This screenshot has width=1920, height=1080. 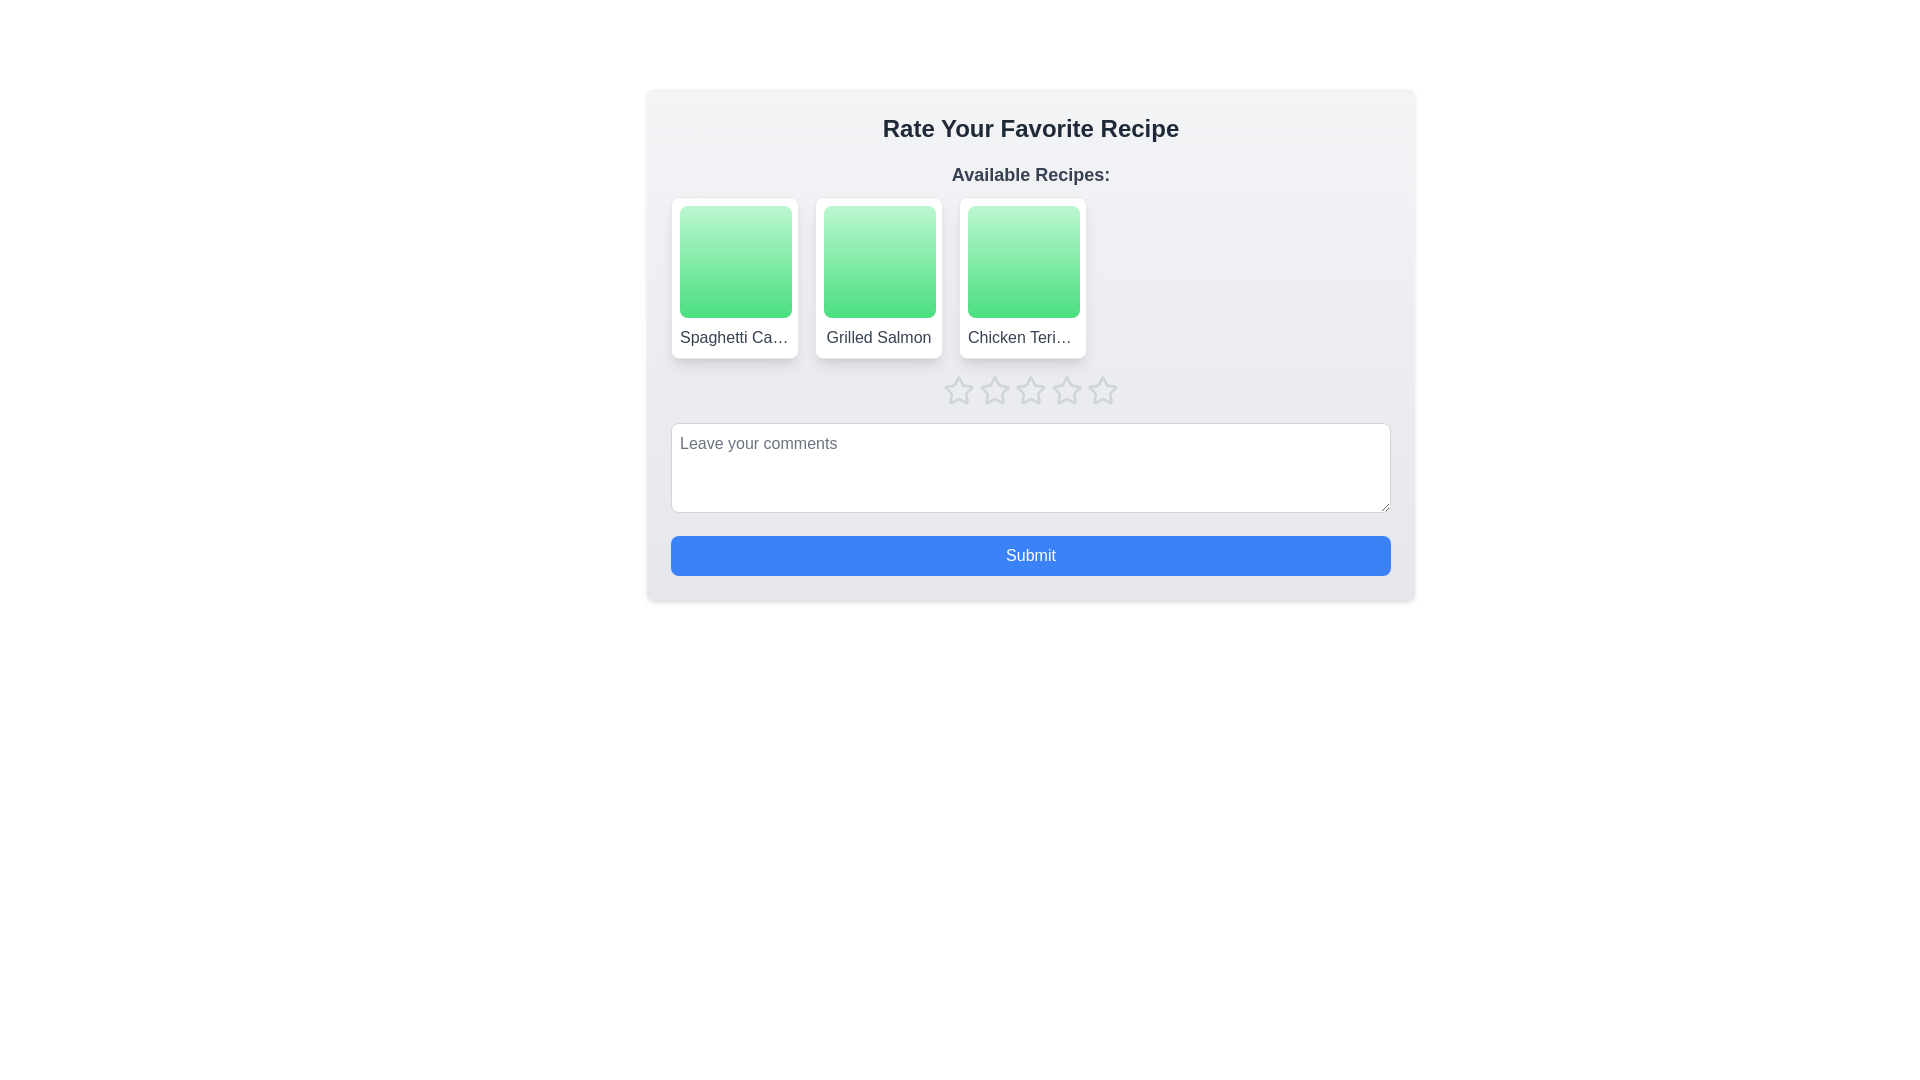 I want to click on the fourth star-shaped rating button, which is part of a horizontal rating system positioned under the recipe cards and above the comment input box, so click(x=1065, y=390).